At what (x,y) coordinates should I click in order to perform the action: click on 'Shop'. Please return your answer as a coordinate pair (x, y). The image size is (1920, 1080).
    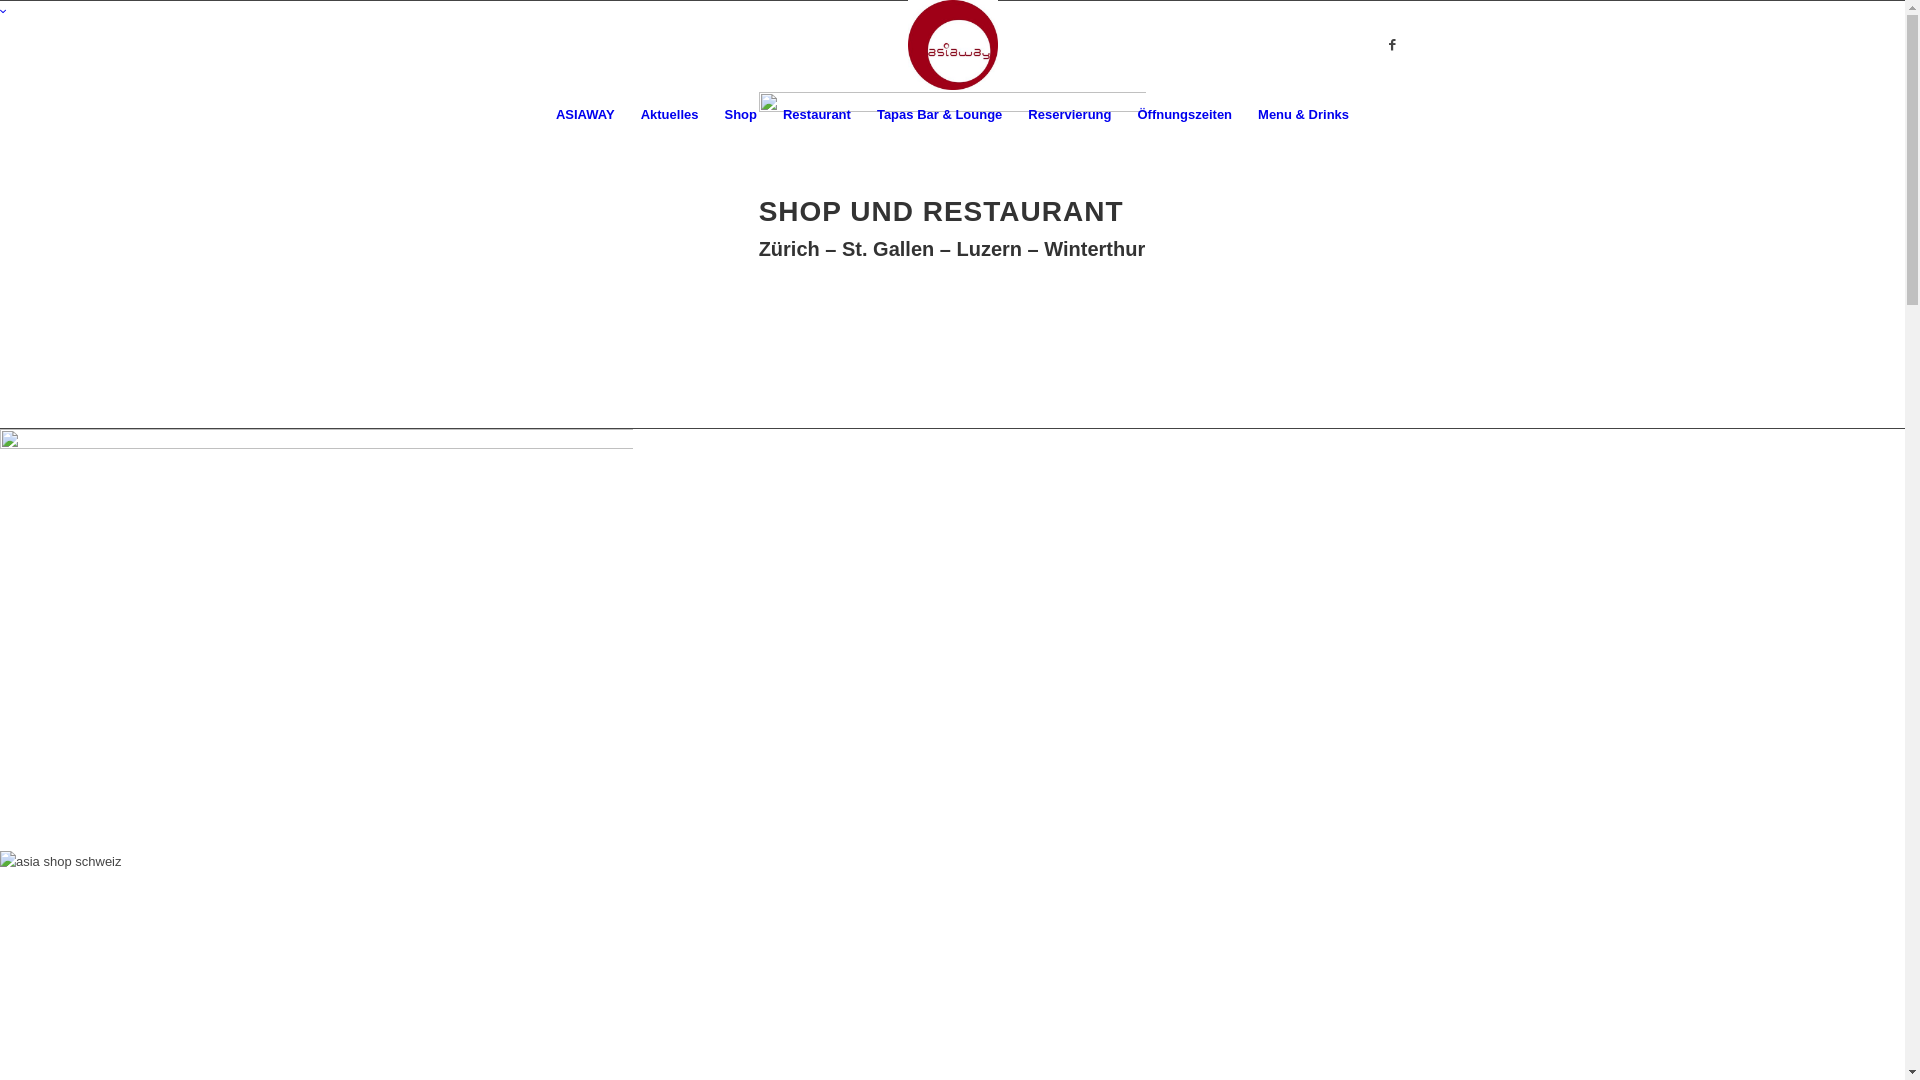
    Looking at the image, I should click on (739, 115).